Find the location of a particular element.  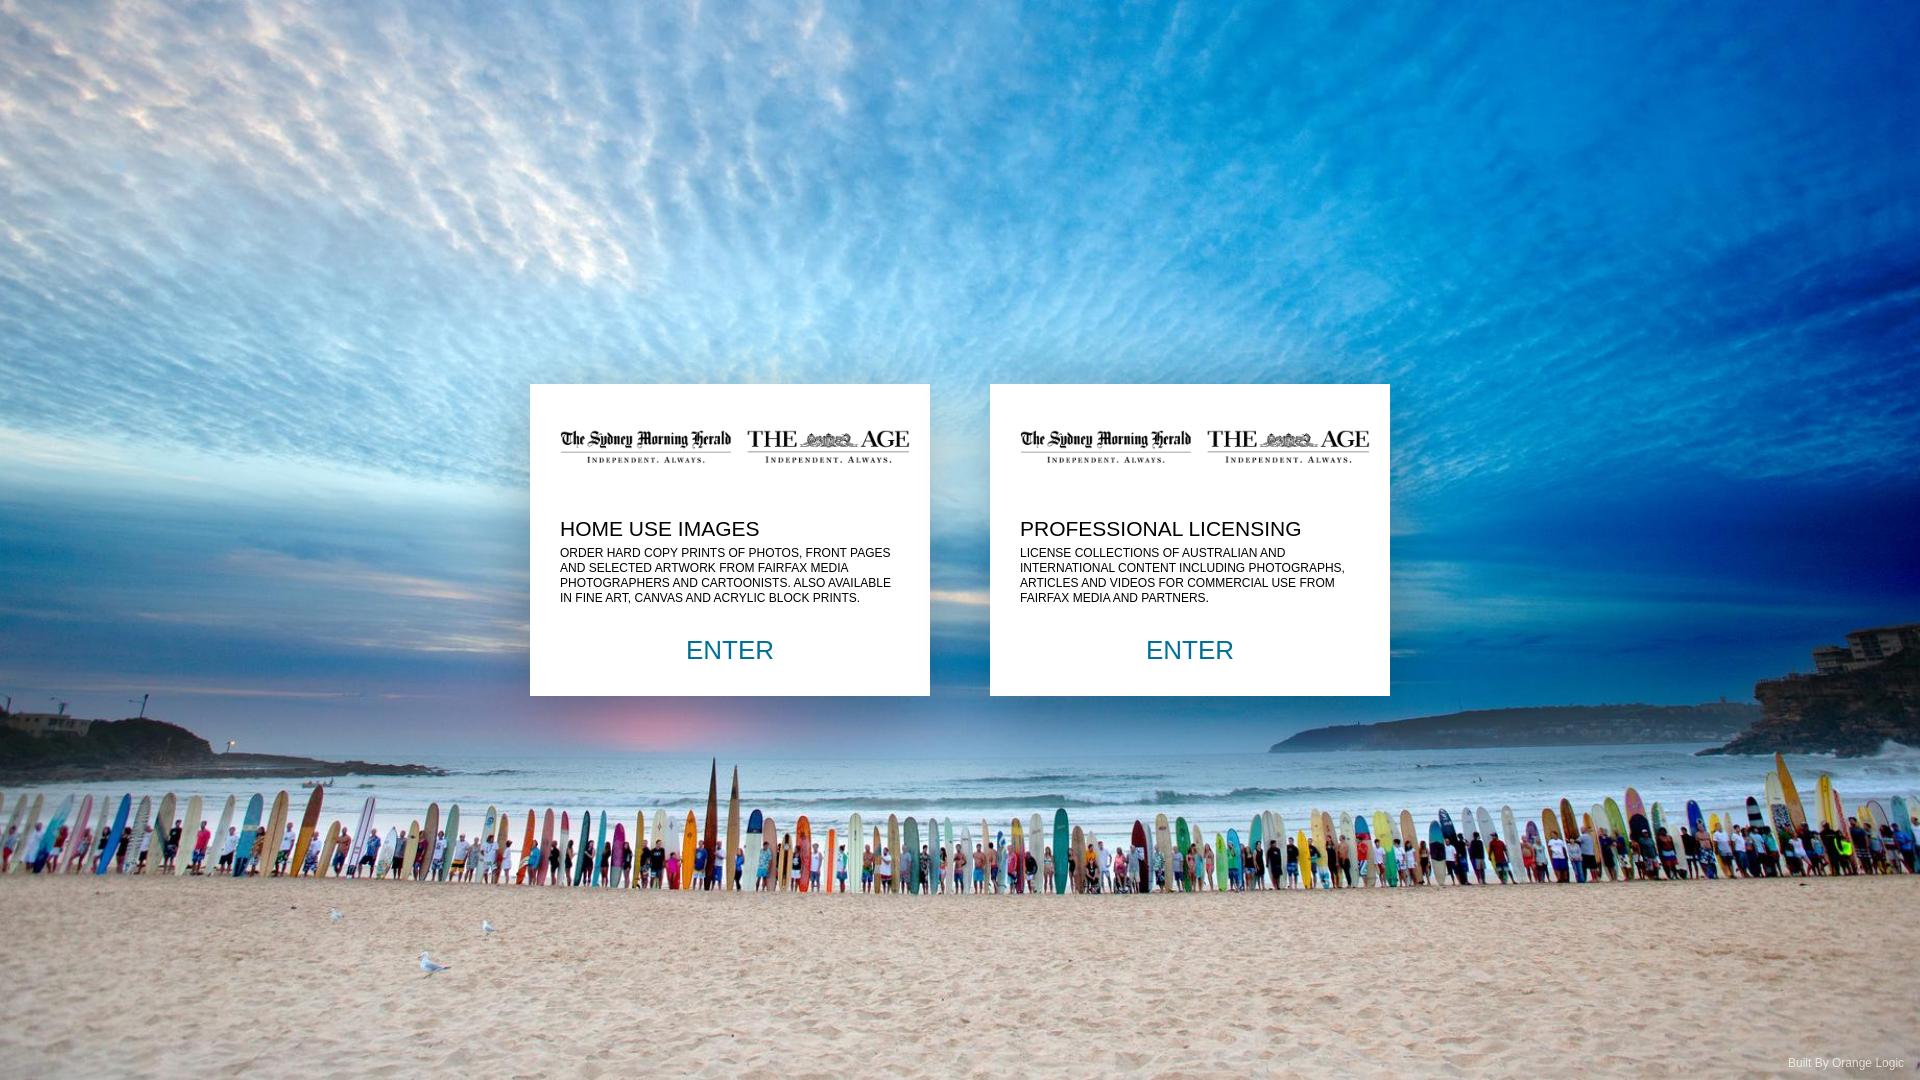

'ENTER' is located at coordinates (1190, 650).